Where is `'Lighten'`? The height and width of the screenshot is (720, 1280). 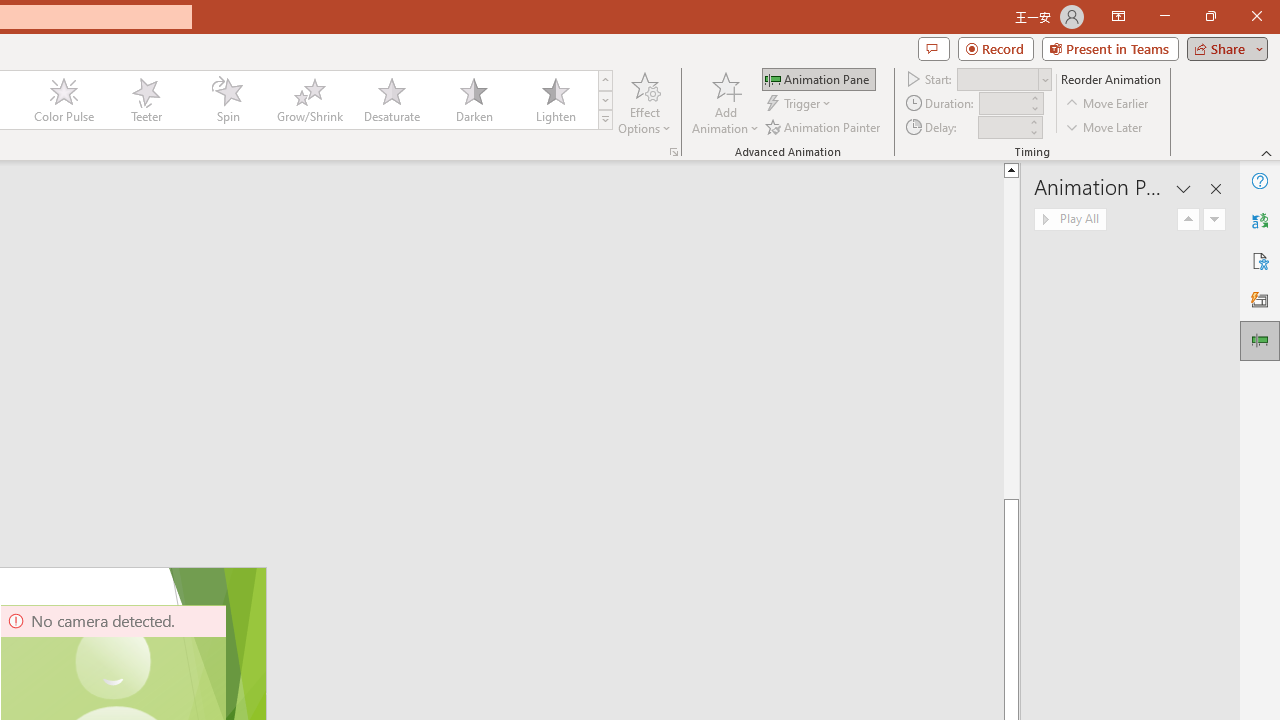 'Lighten' is located at coordinates (555, 100).